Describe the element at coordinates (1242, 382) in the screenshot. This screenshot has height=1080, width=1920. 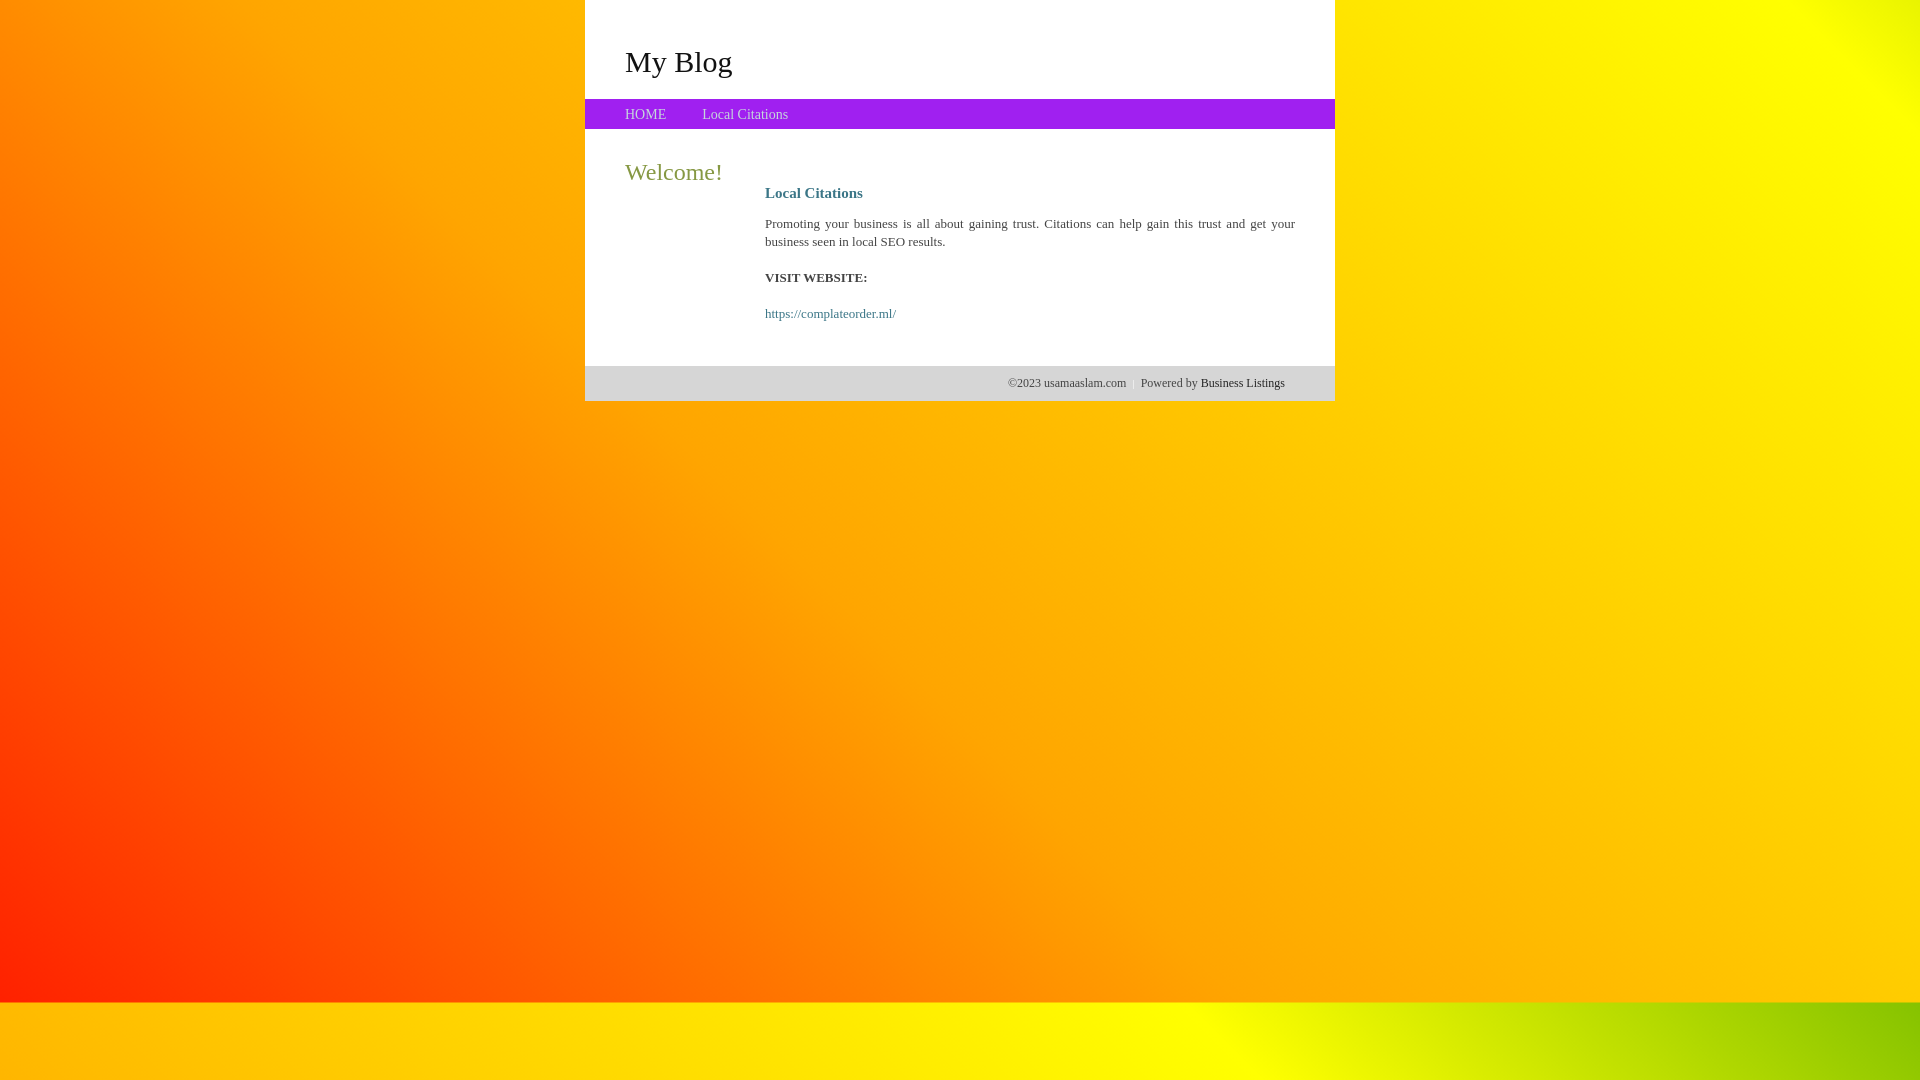
I see `'Business Listings'` at that location.